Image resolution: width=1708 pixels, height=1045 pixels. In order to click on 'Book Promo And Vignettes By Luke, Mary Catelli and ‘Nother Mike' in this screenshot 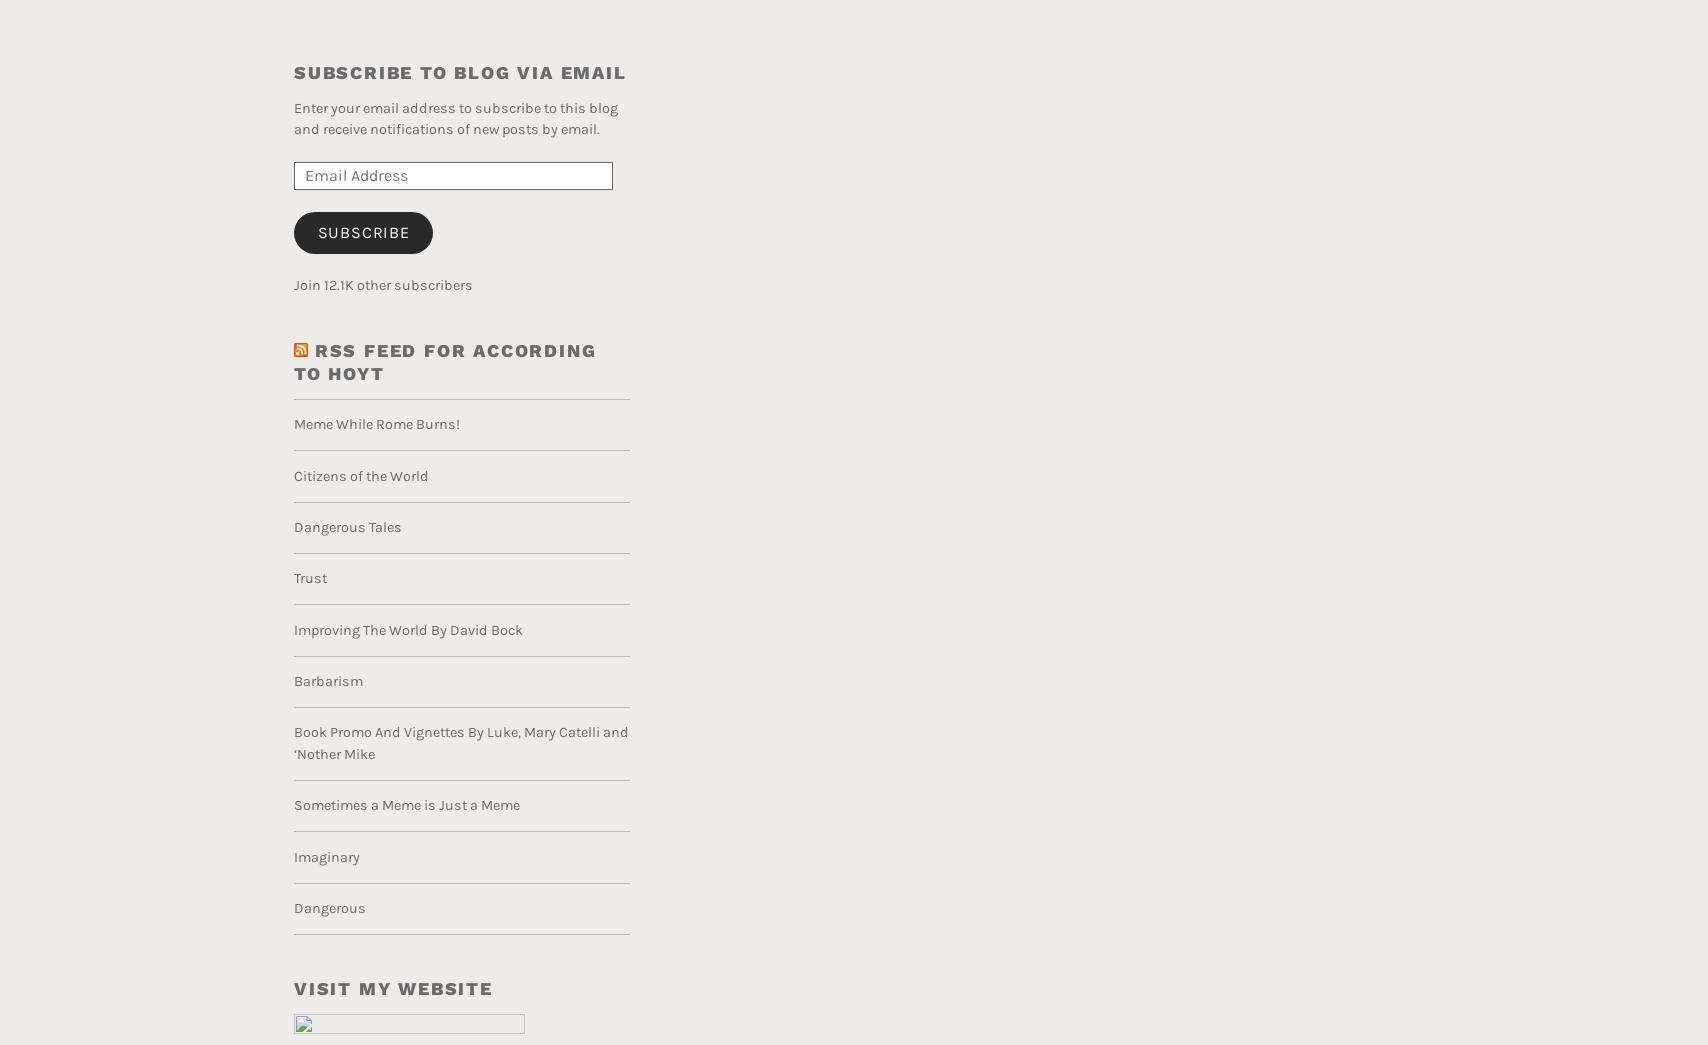, I will do `click(461, 742)`.